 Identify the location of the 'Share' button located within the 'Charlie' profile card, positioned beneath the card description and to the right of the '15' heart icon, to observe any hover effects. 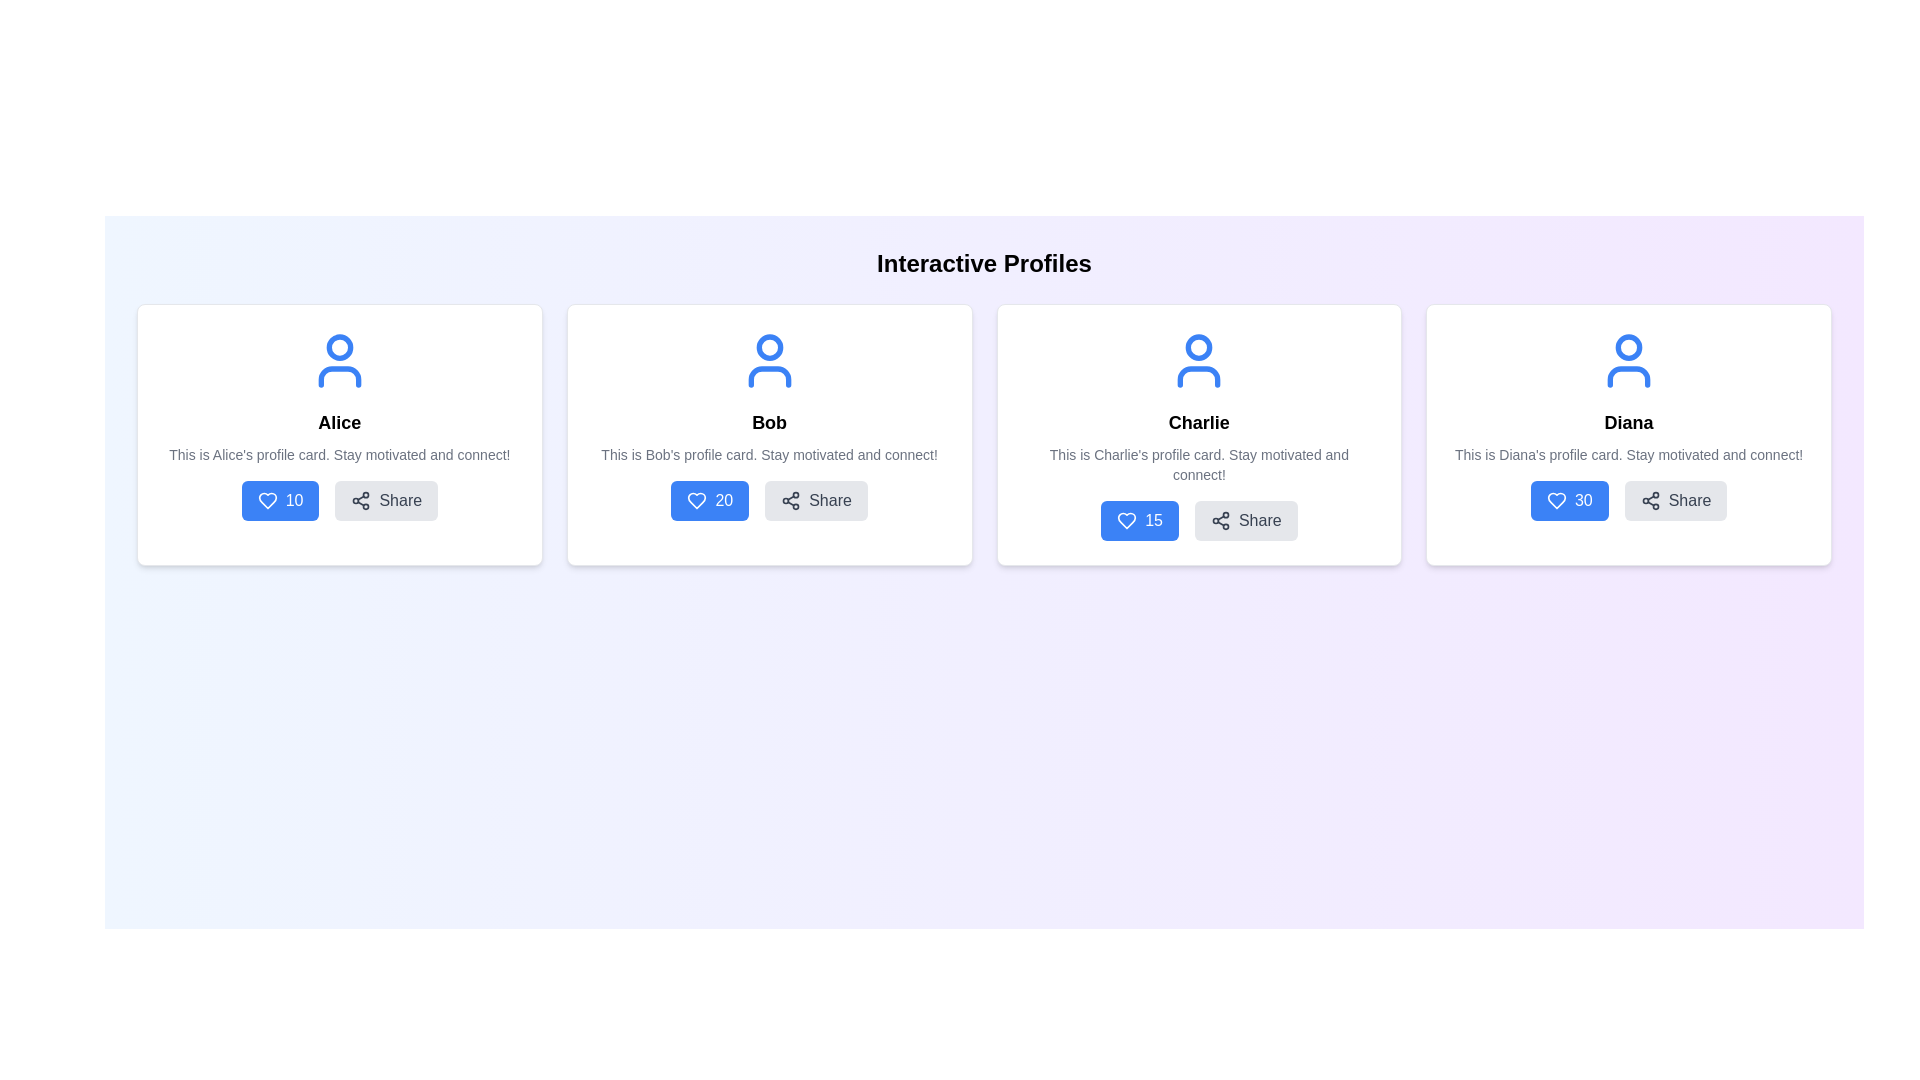
(1199, 519).